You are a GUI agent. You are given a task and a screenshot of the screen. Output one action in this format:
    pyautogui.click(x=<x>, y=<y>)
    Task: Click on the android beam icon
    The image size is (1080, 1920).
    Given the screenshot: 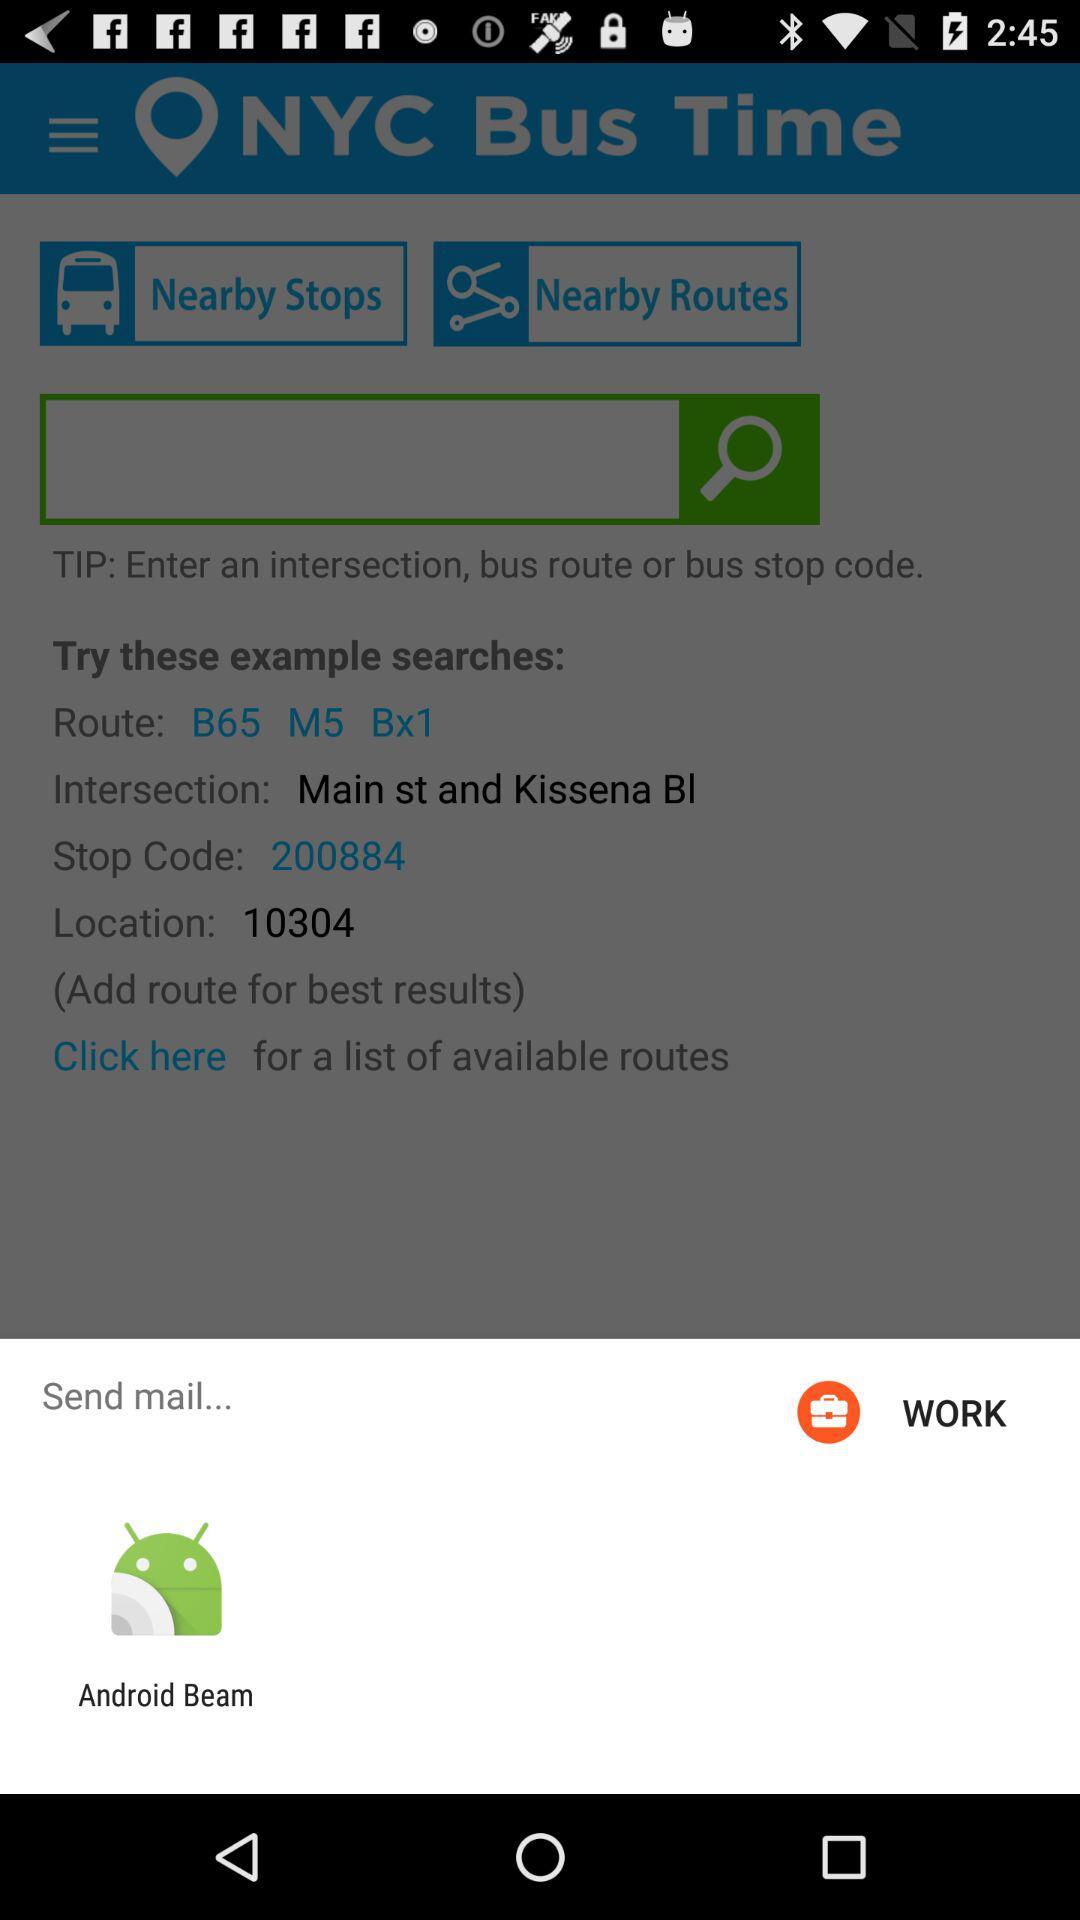 What is the action you would take?
    pyautogui.click(x=165, y=1711)
    